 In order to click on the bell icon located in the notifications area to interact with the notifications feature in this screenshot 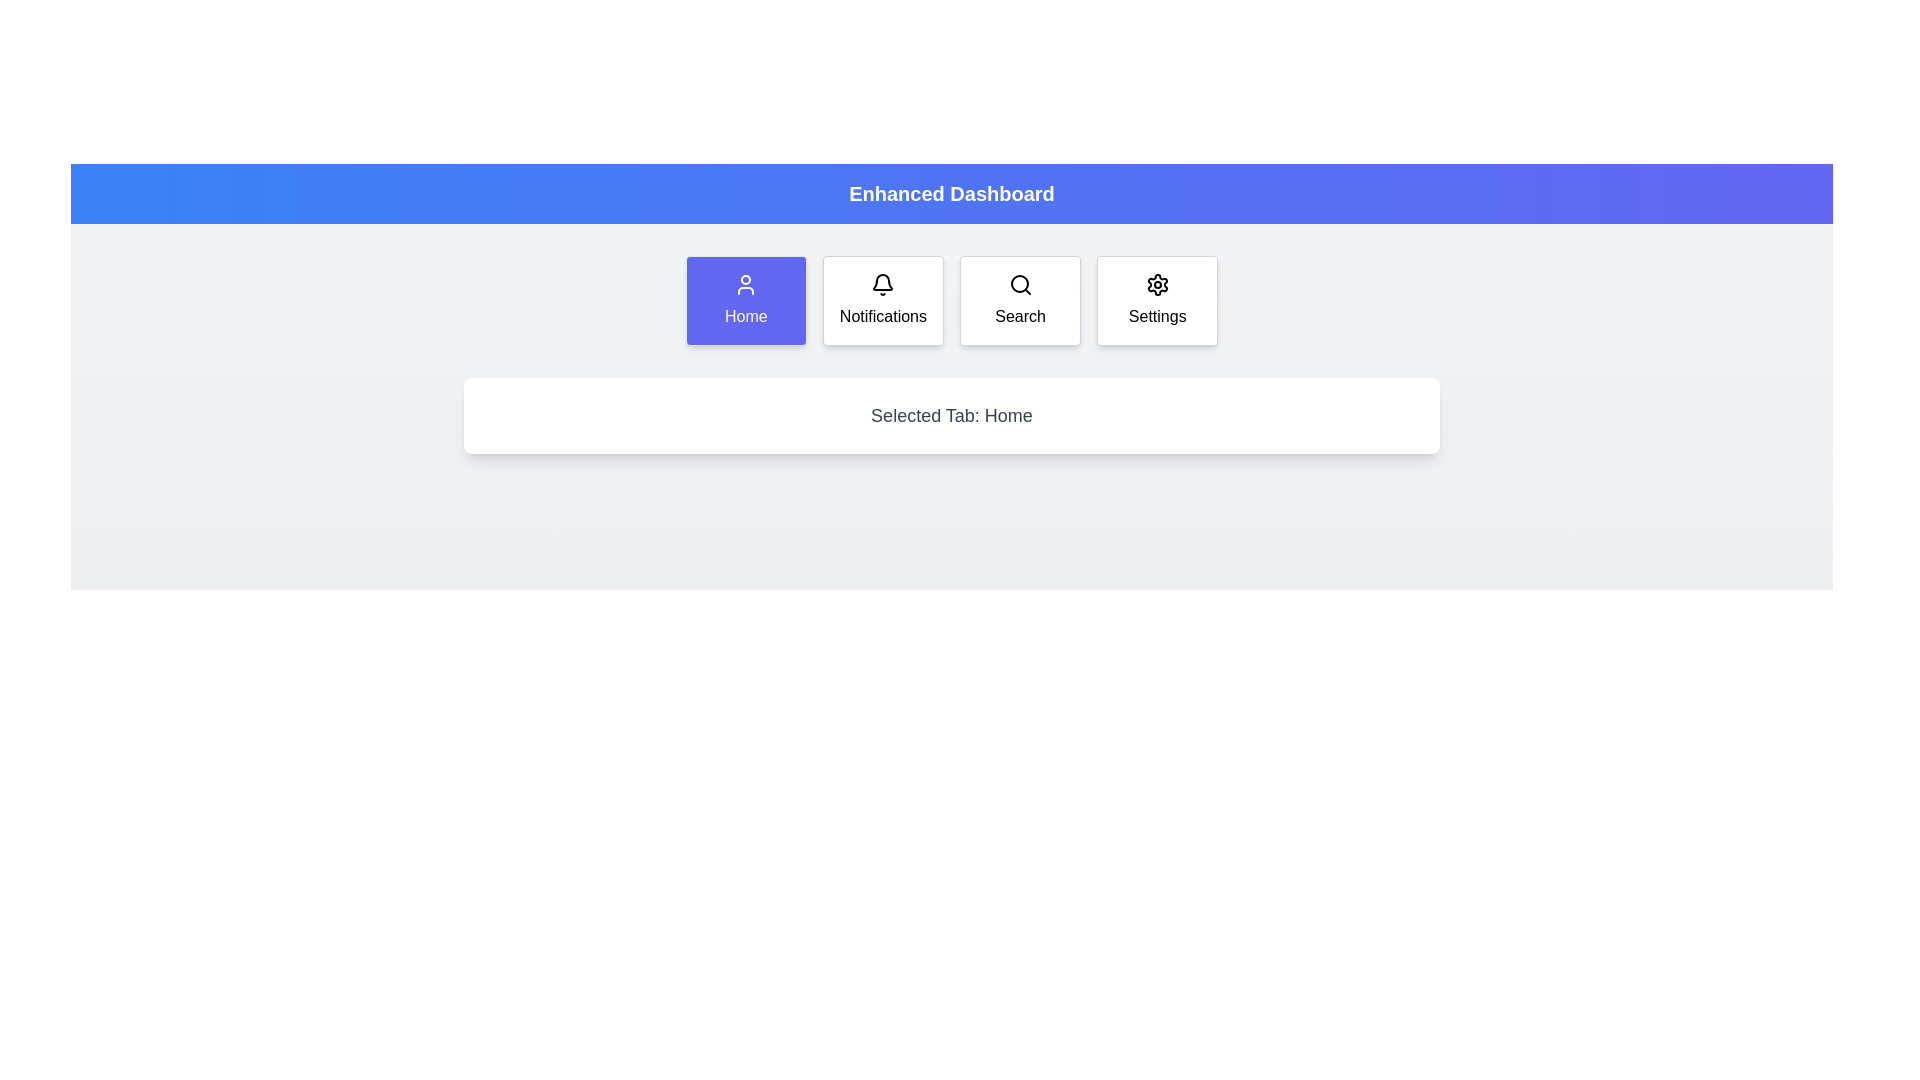, I will do `click(882, 285)`.